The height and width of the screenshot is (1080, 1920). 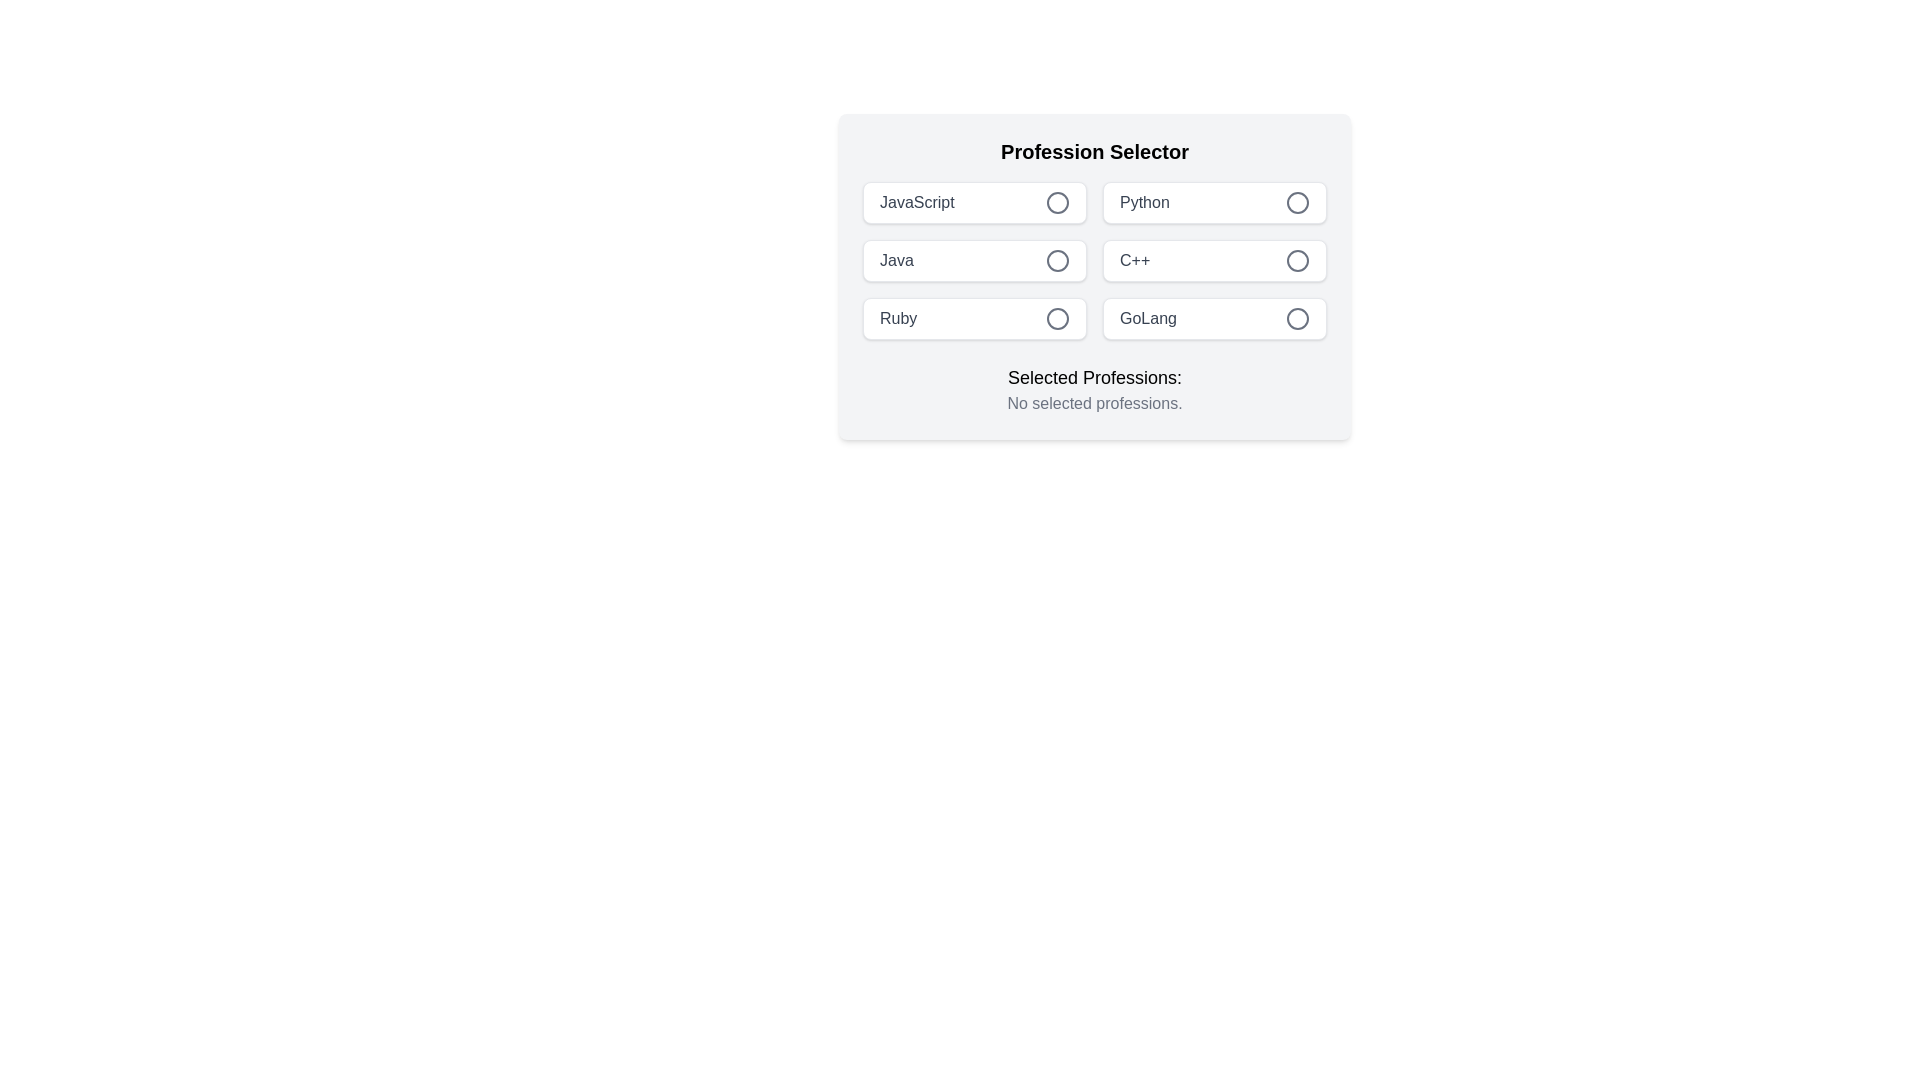 I want to click on the inner circle of the radio button indicator next to the label 'Python' in the selection grid, so click(x=1297, y=203).